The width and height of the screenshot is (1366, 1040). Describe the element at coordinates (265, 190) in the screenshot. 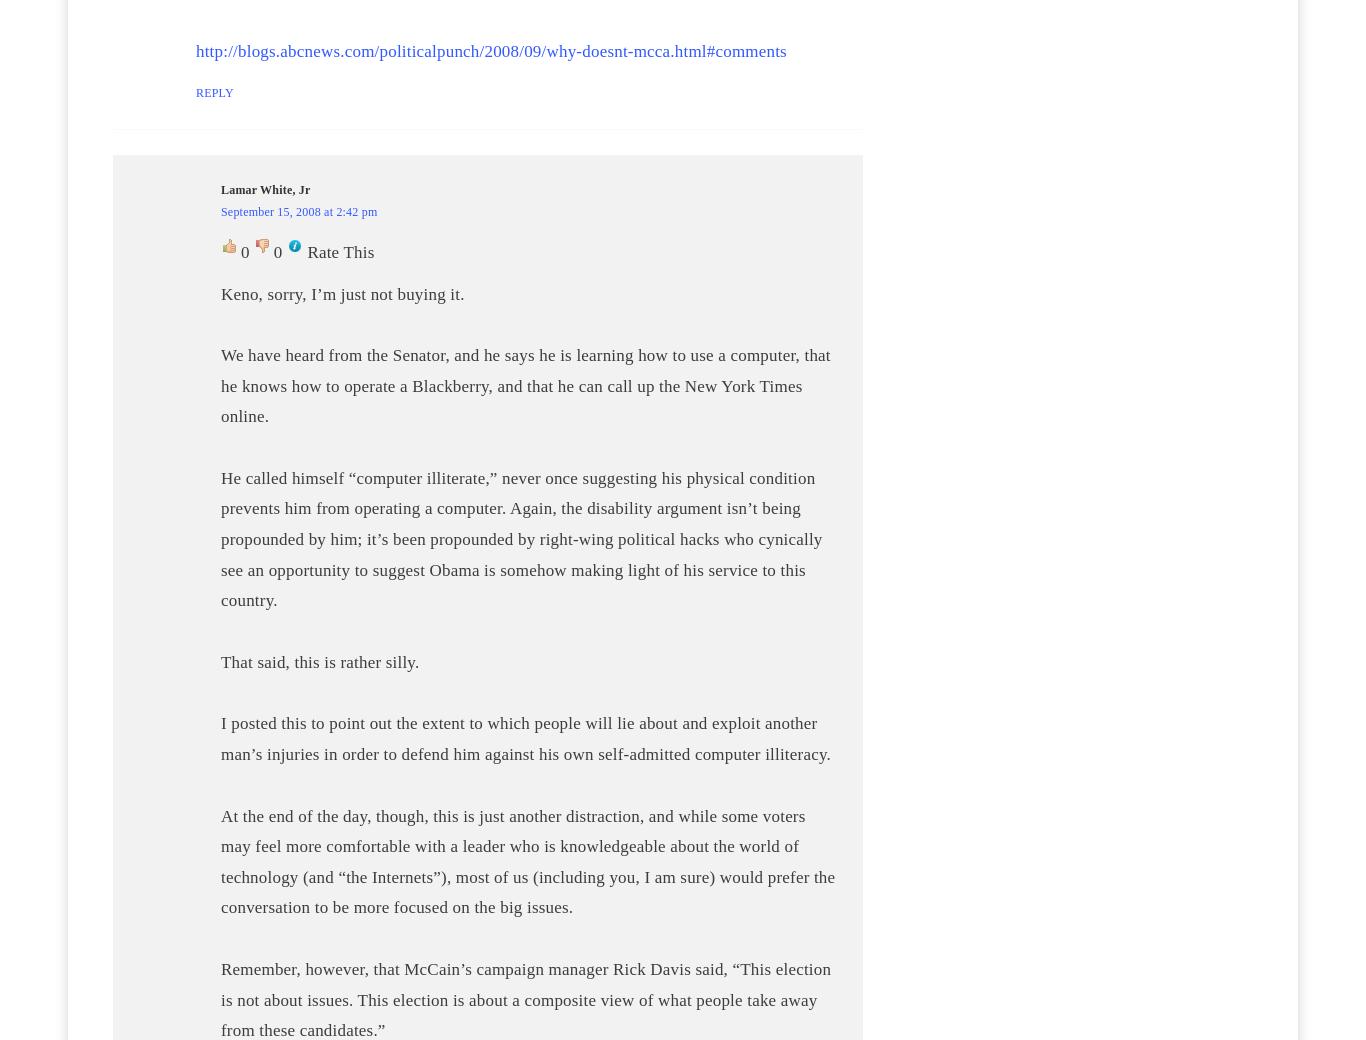

I see `'Lamar White, Jr'` at that location.